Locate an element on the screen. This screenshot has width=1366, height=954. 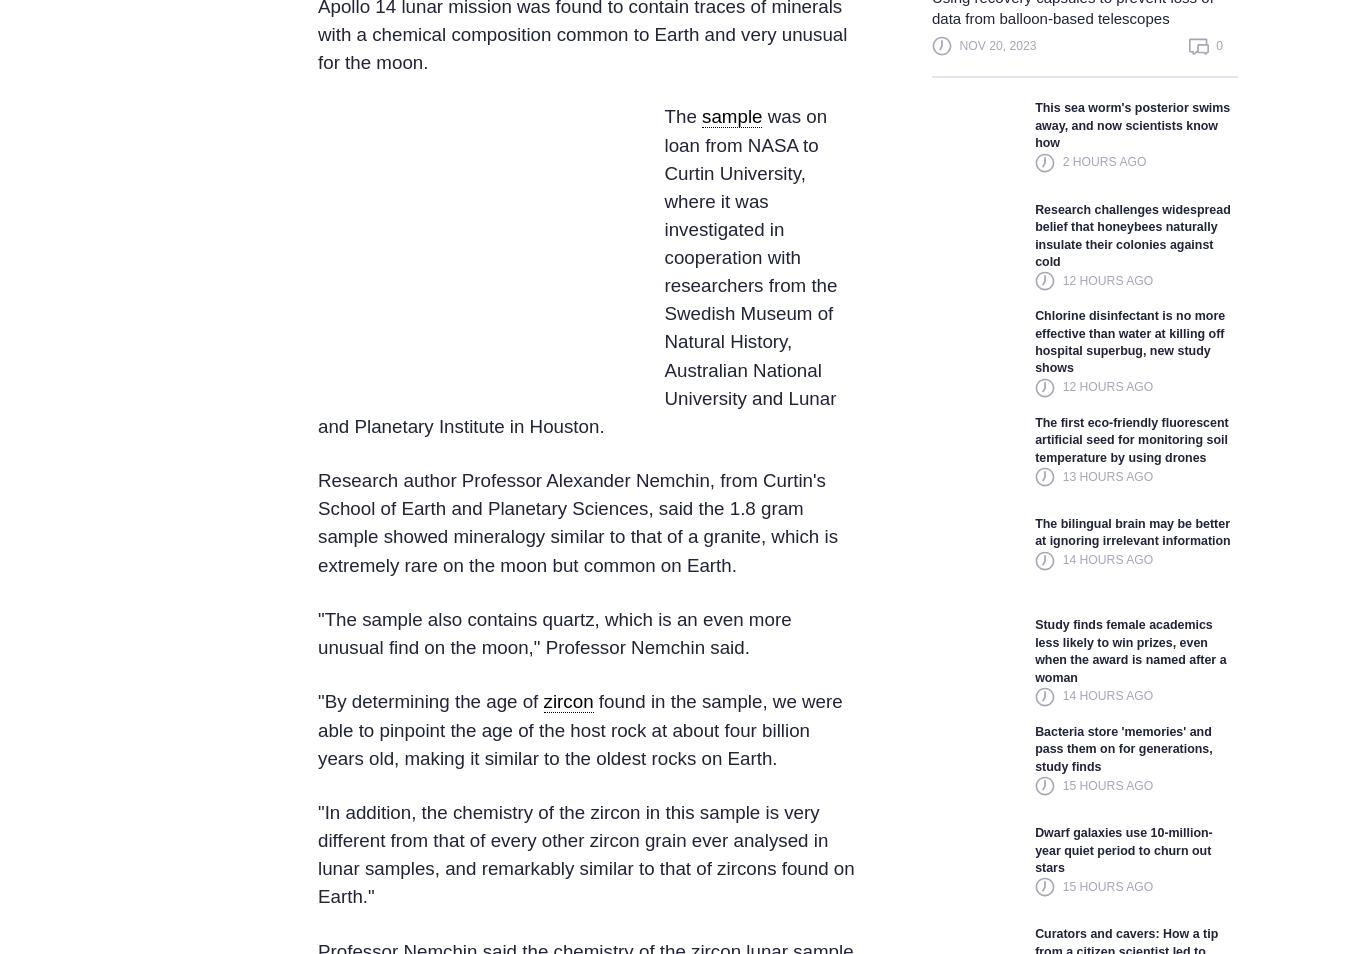
'Chlorine disinfectant is no more effective than water at killing off hospital superbug, new study shows' is located at coordinates (1128, 342).